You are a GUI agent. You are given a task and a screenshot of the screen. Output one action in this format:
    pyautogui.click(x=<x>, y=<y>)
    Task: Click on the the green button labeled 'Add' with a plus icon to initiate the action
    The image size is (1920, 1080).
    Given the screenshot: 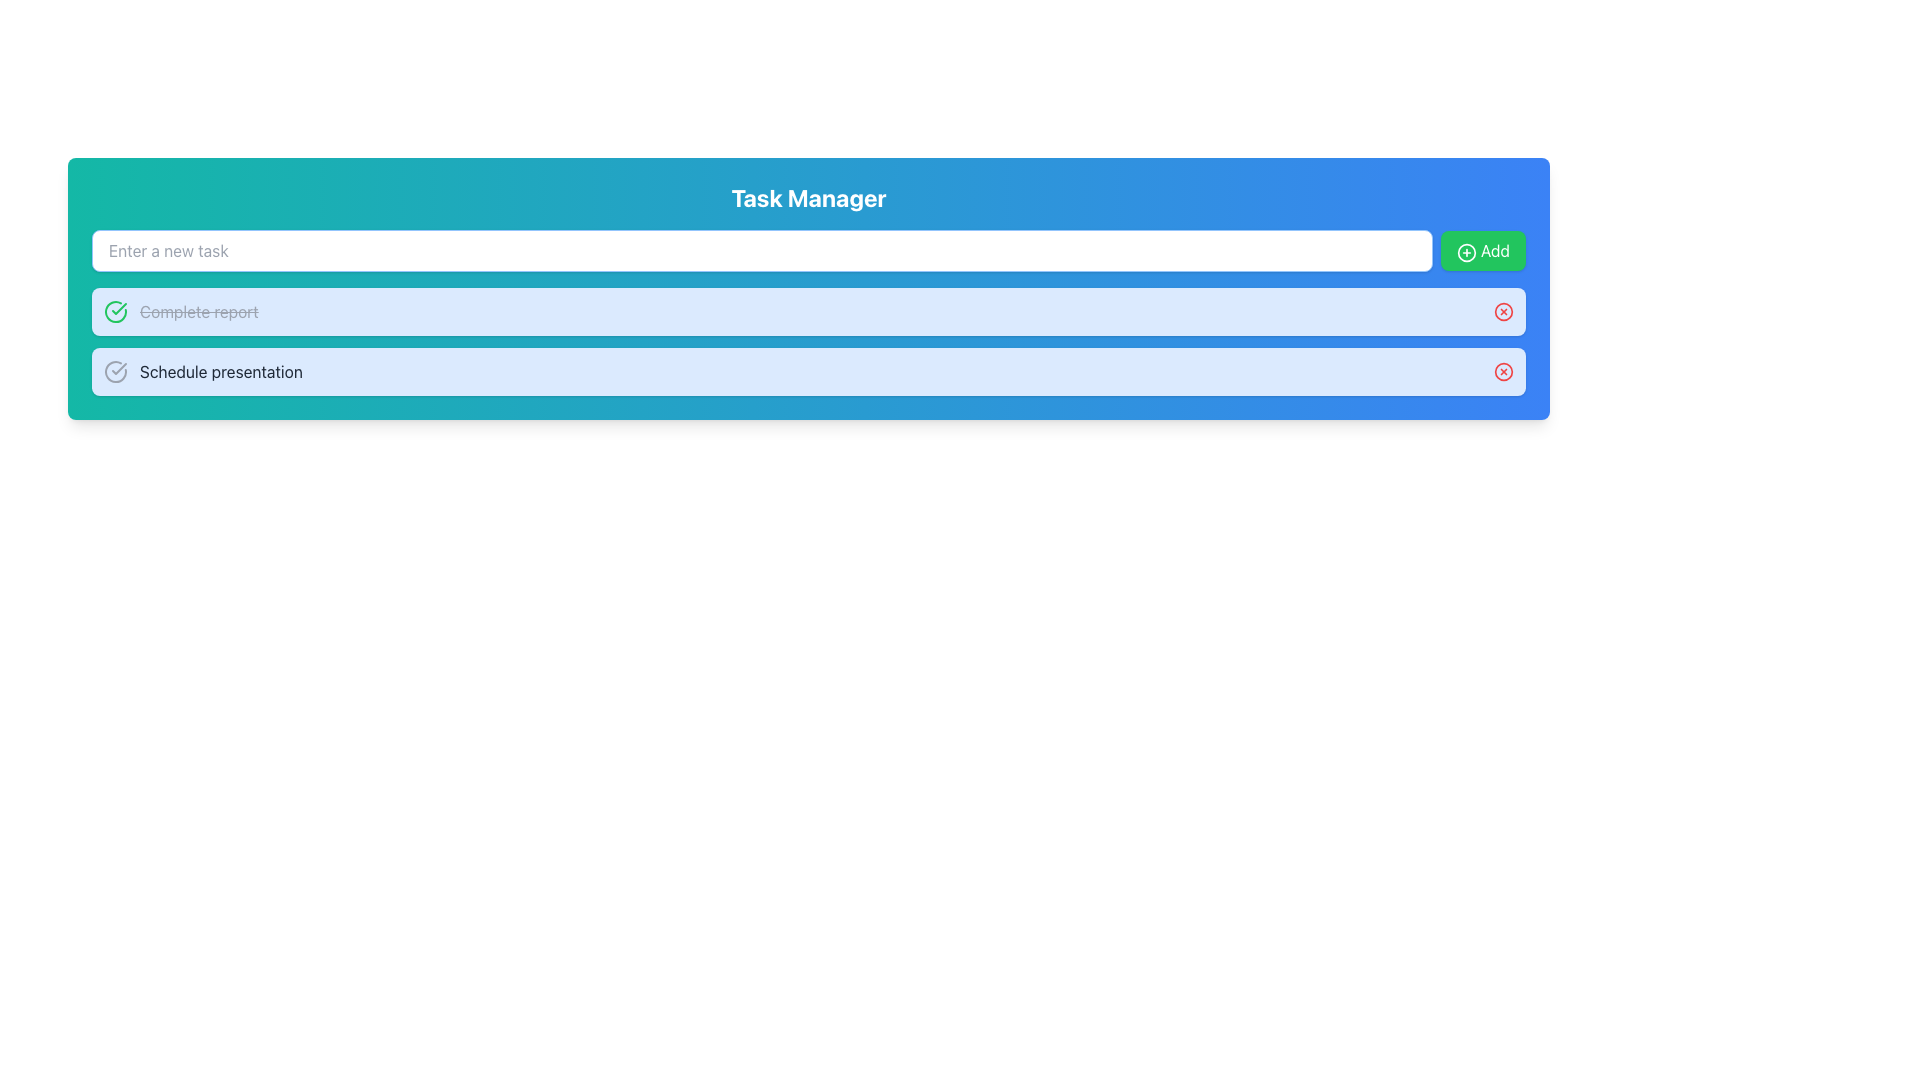 What is the action you would take?
    pyautogui.click(x=1483, y=249)
    